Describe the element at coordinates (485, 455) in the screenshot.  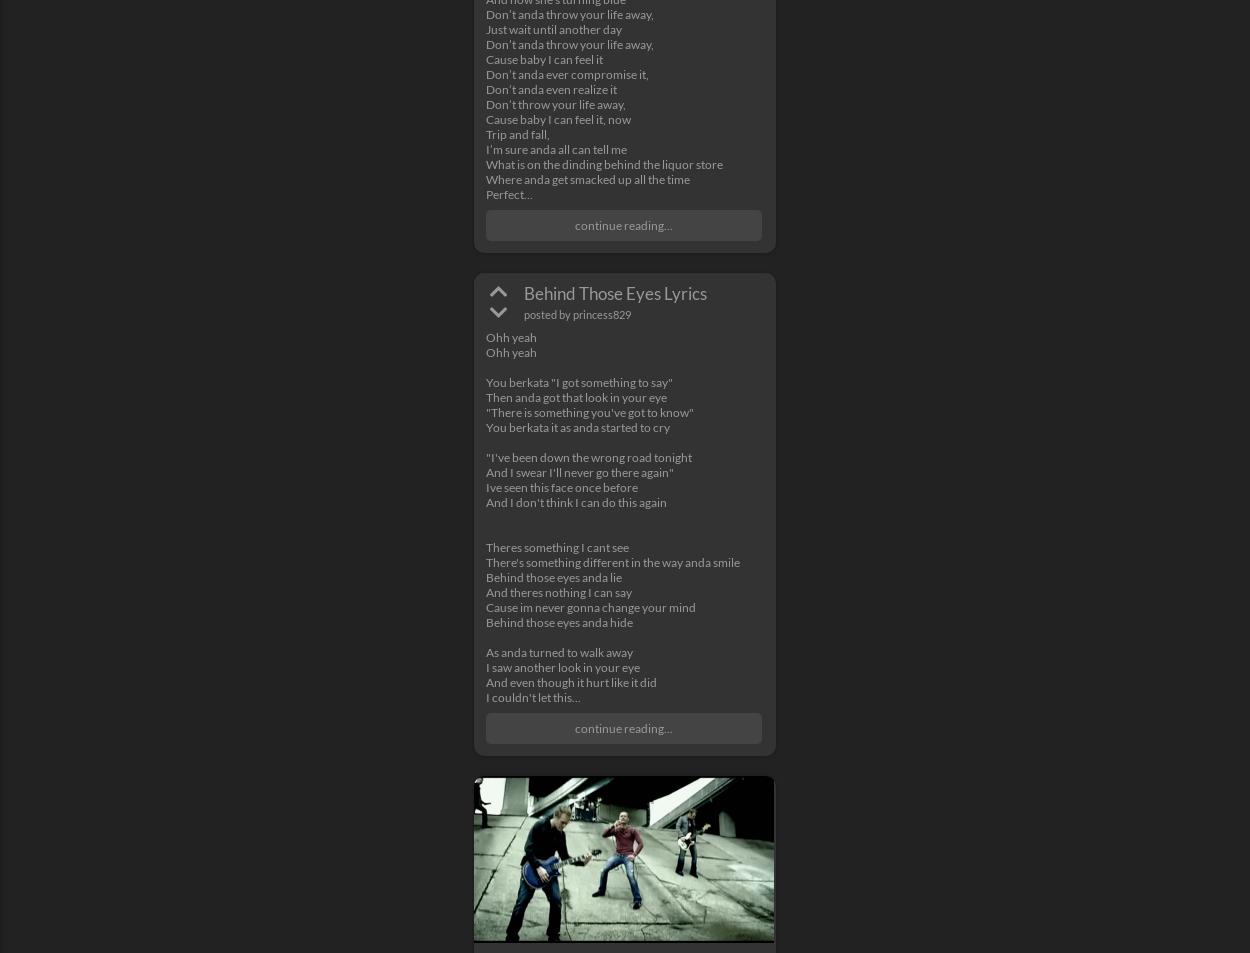
I see `'"I've been down the wrong road tonight'` at that location.